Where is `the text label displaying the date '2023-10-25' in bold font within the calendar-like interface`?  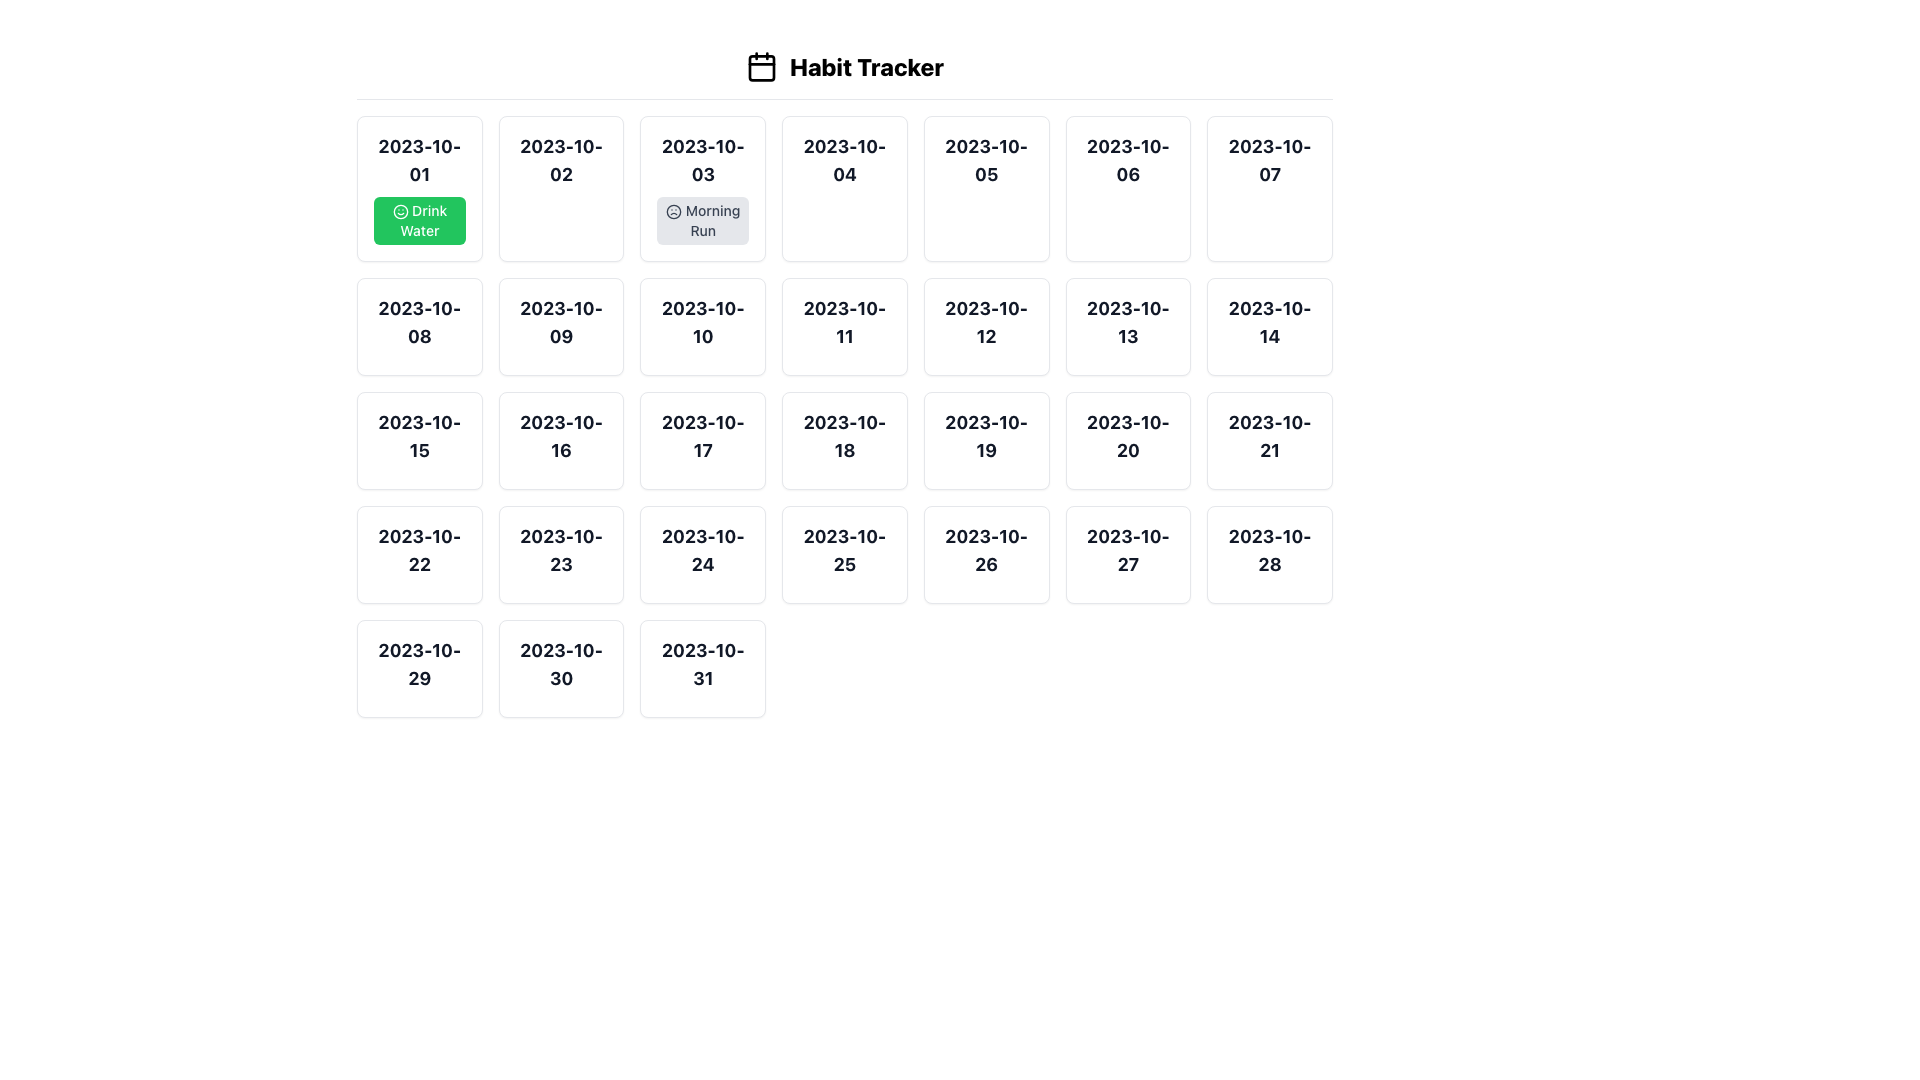
the text label displaying the date '2023-10-25' in bold font within the calendar-like interface is located at coordinates (844, 551).